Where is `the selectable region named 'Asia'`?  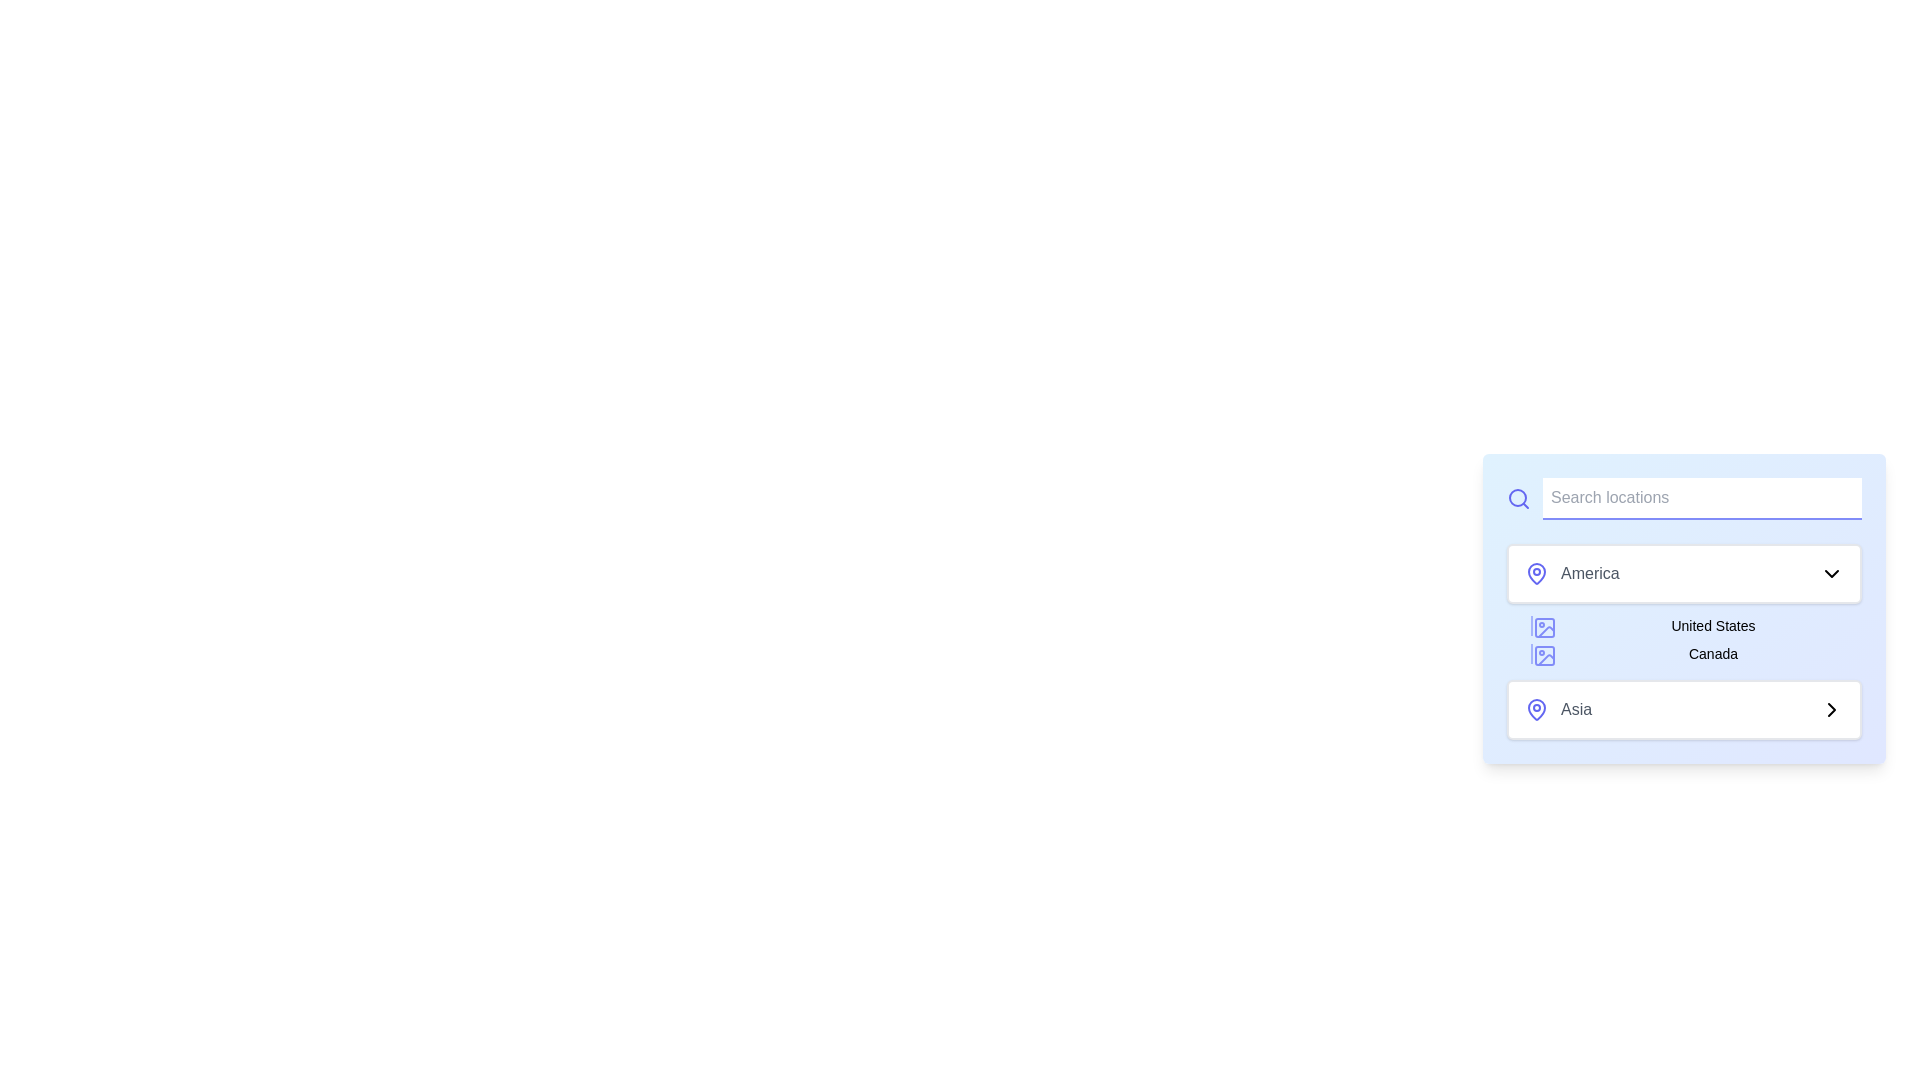
the selectable region named 'Asia' is located at coordinates (1683, 708).